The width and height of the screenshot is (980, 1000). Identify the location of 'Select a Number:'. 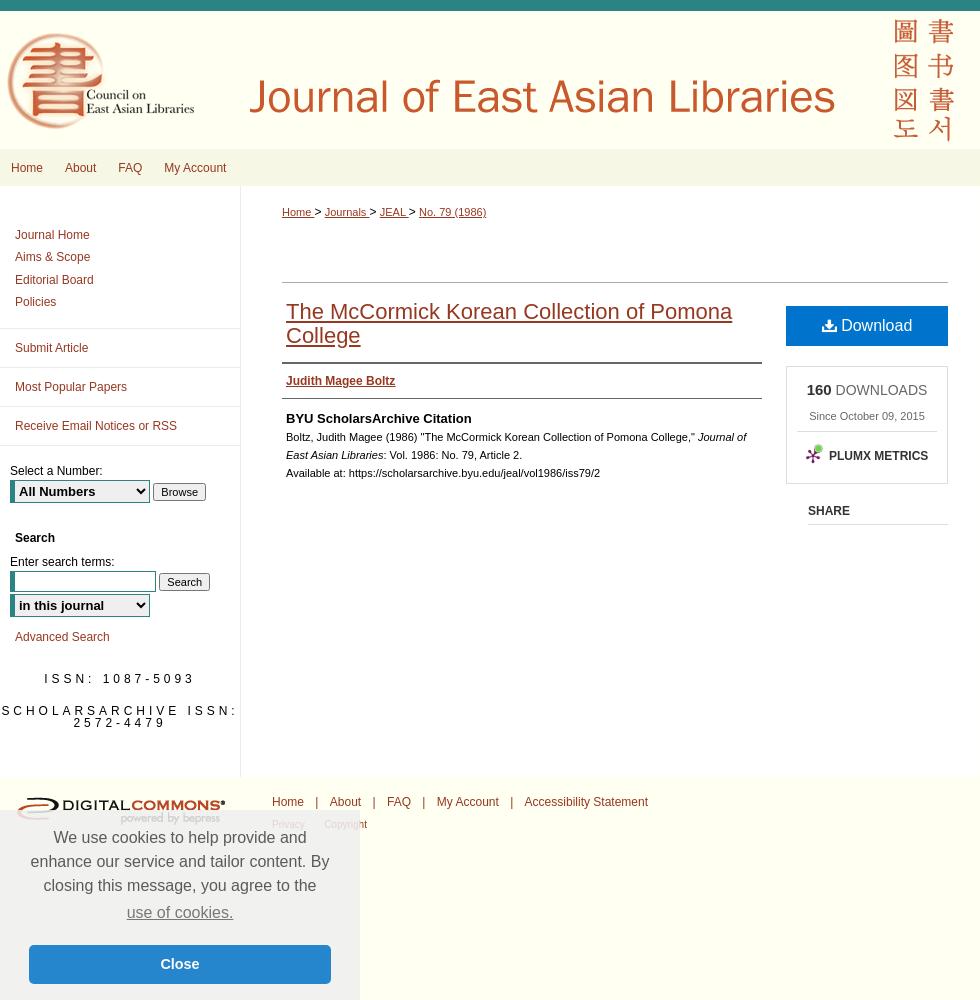
(55, 469).